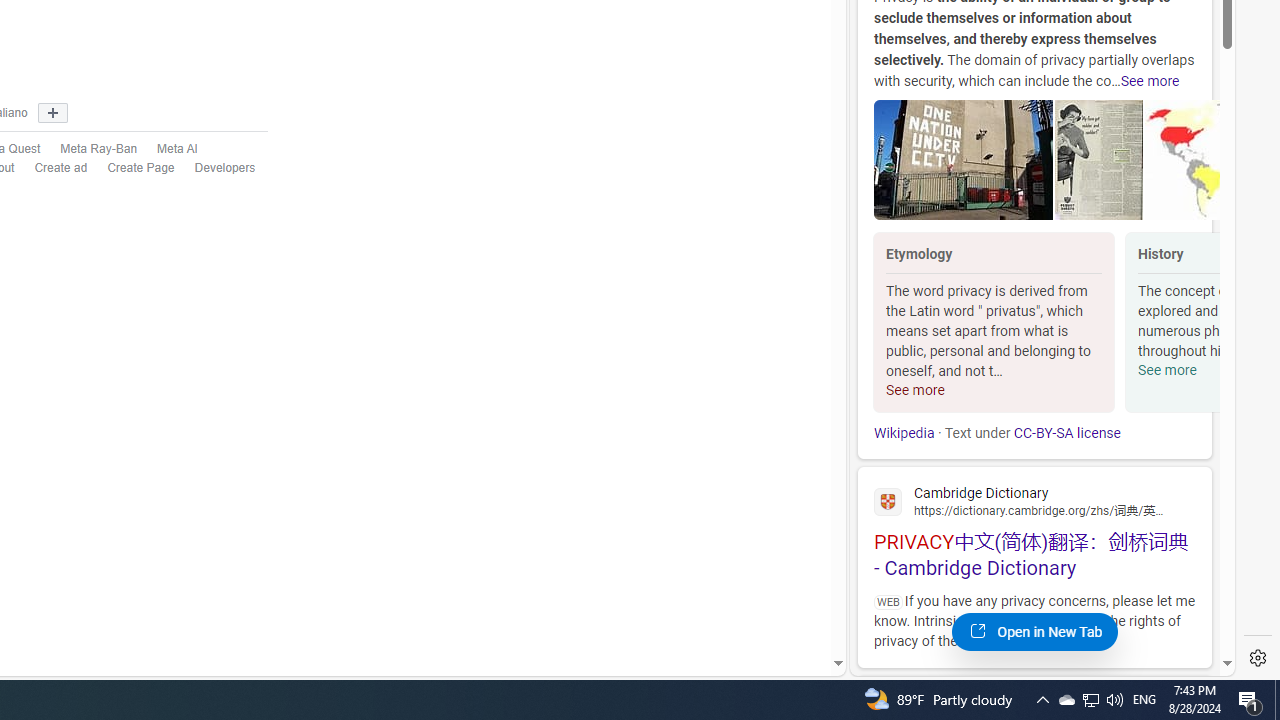  Describe the element at coordinates (1065, 432) in the screenshot. I see `'CC-BY-SA license'` at that location.